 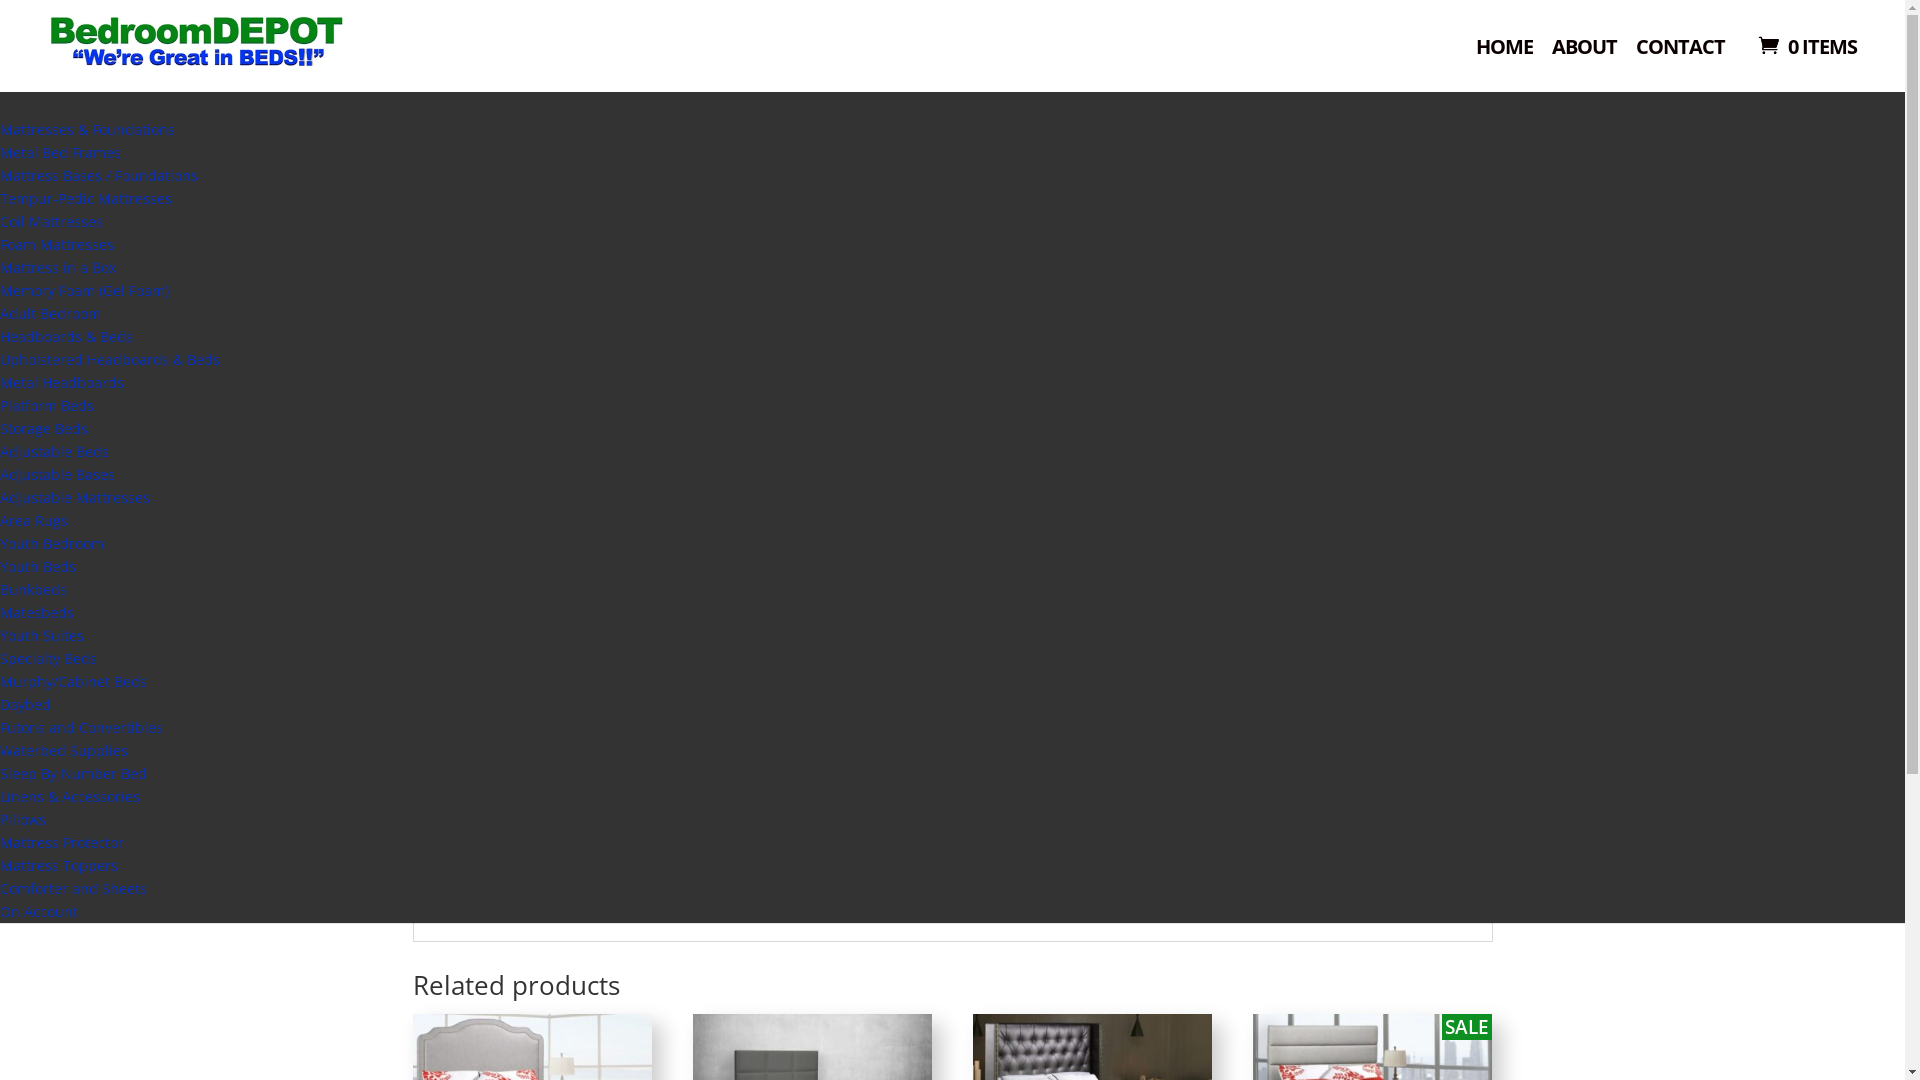 I want to click on 'ABOUT', so click(x=1583, y=53).